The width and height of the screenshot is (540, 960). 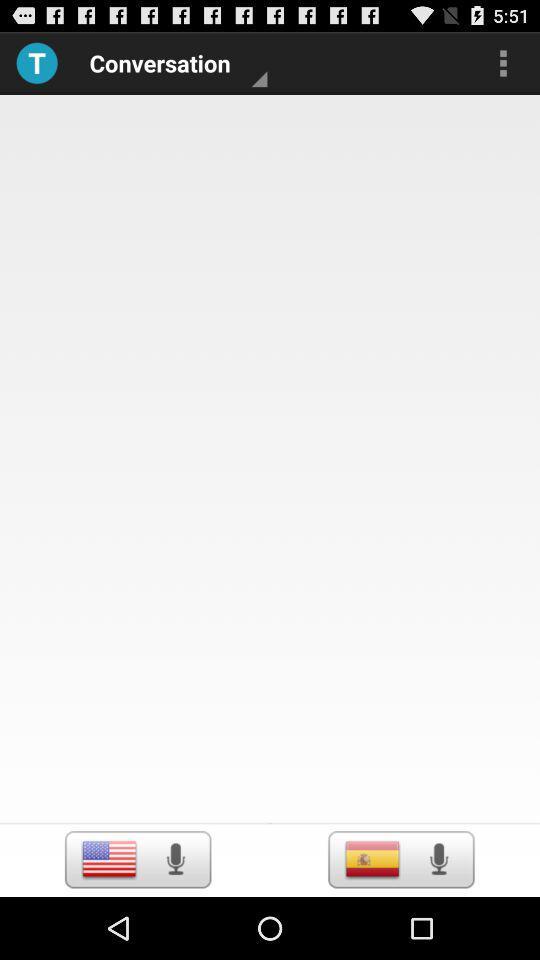 I want to click on langulage, so click(x=372, y=858).